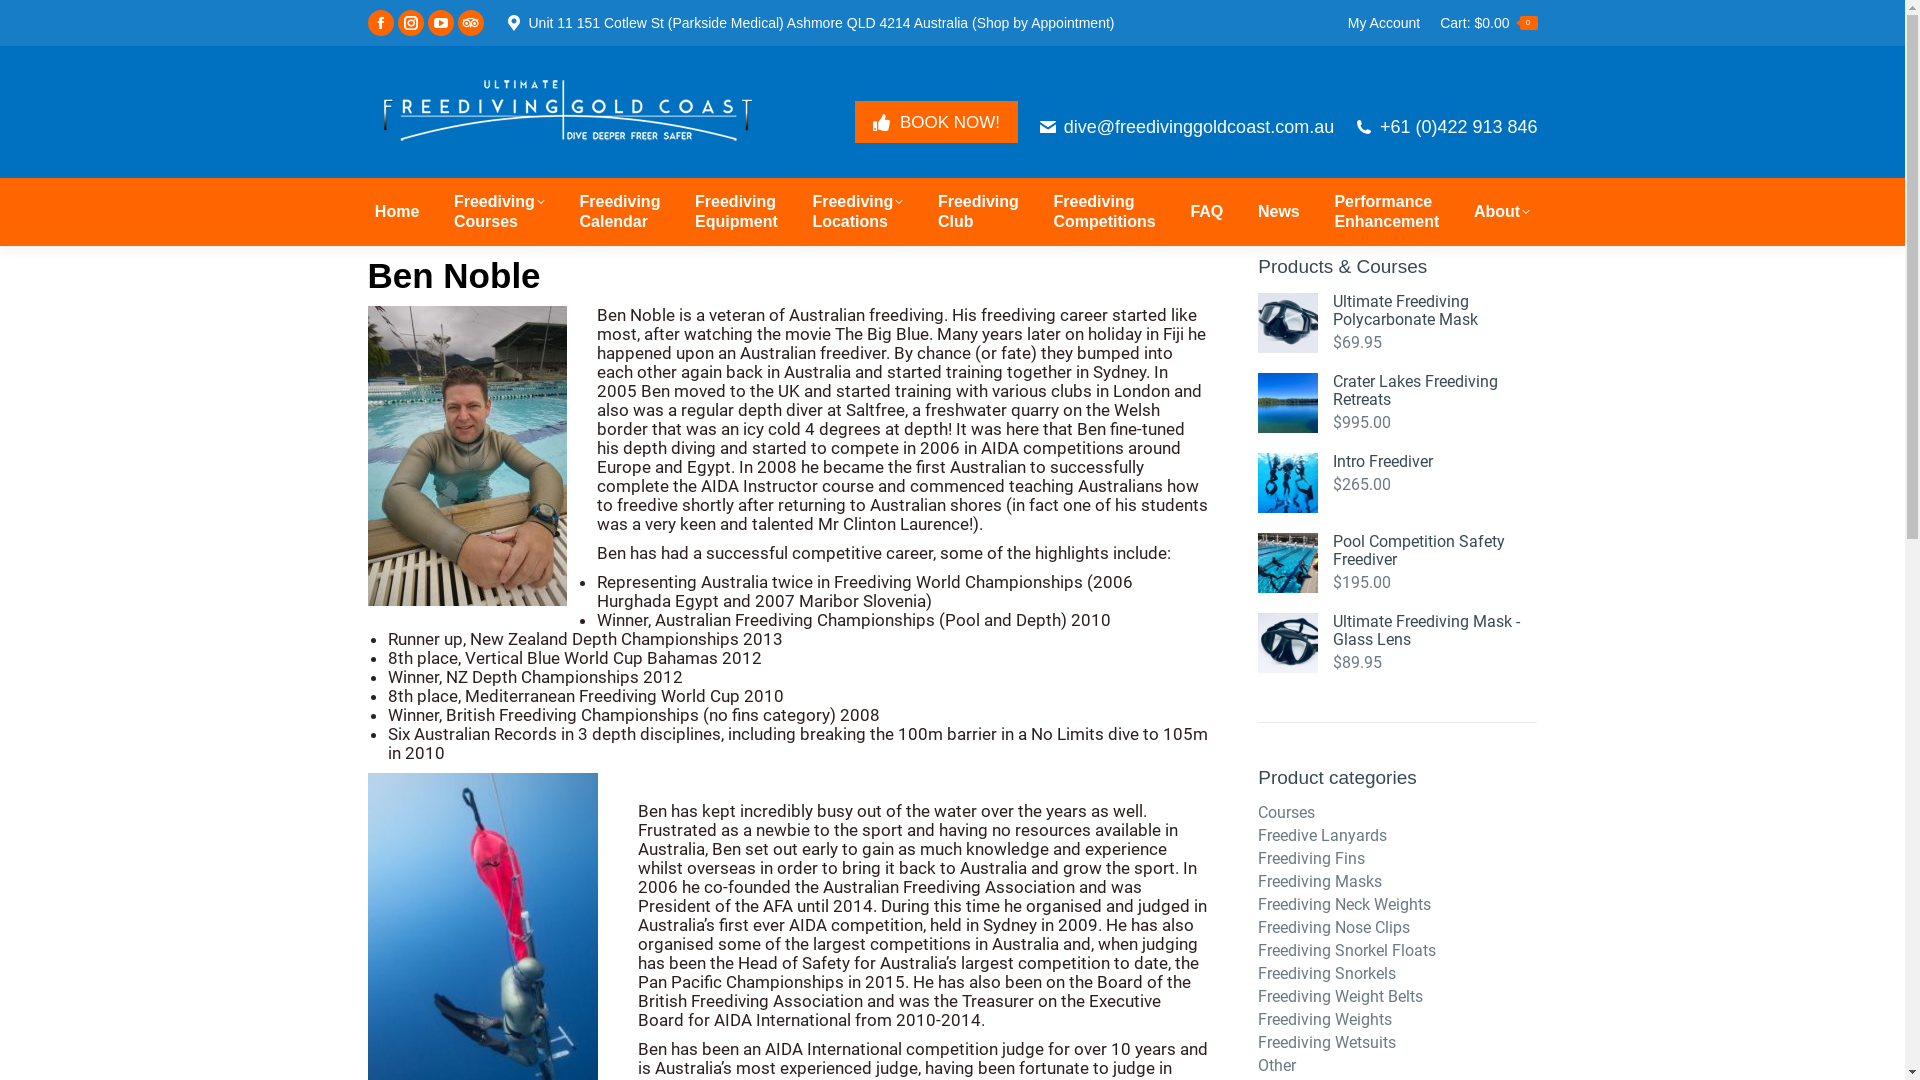  I want to click on 'News', so click(1277, 212).